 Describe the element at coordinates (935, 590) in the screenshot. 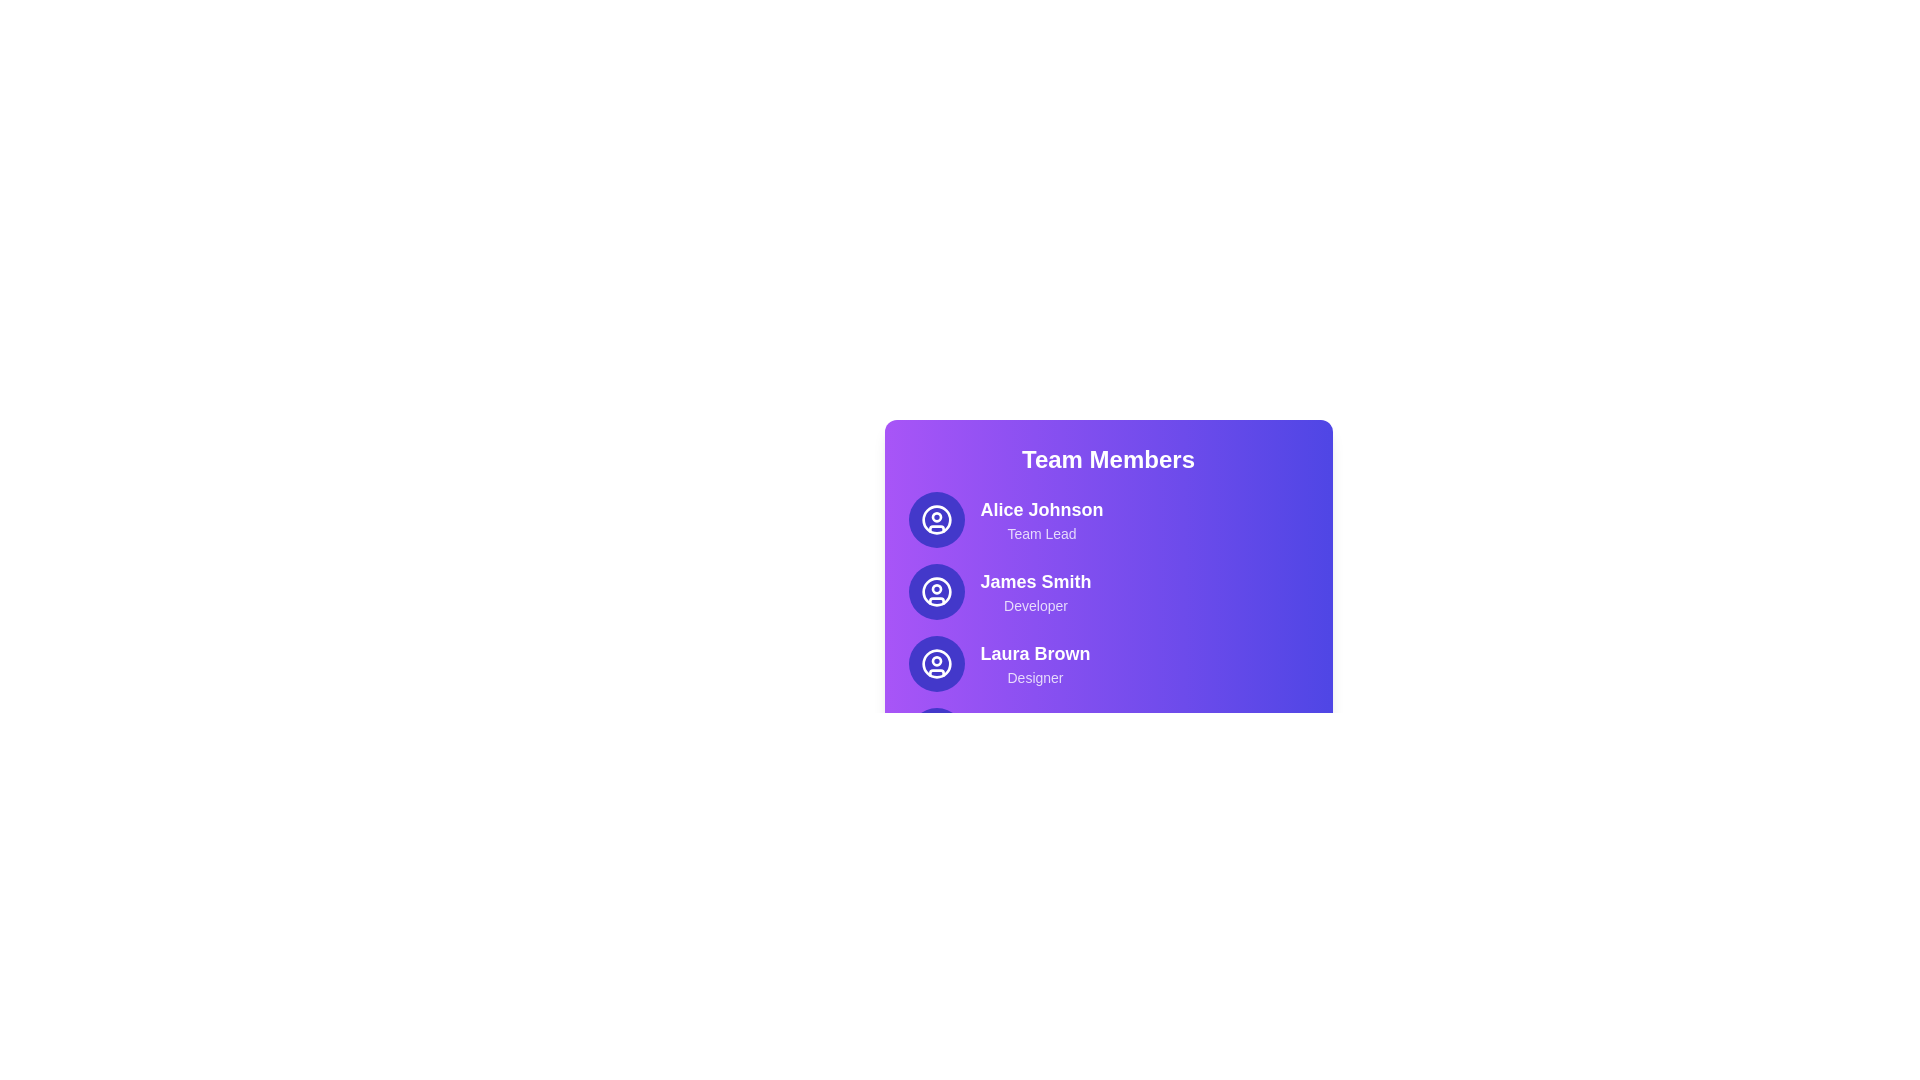

I see `the user icon element representing a team member` at that location.